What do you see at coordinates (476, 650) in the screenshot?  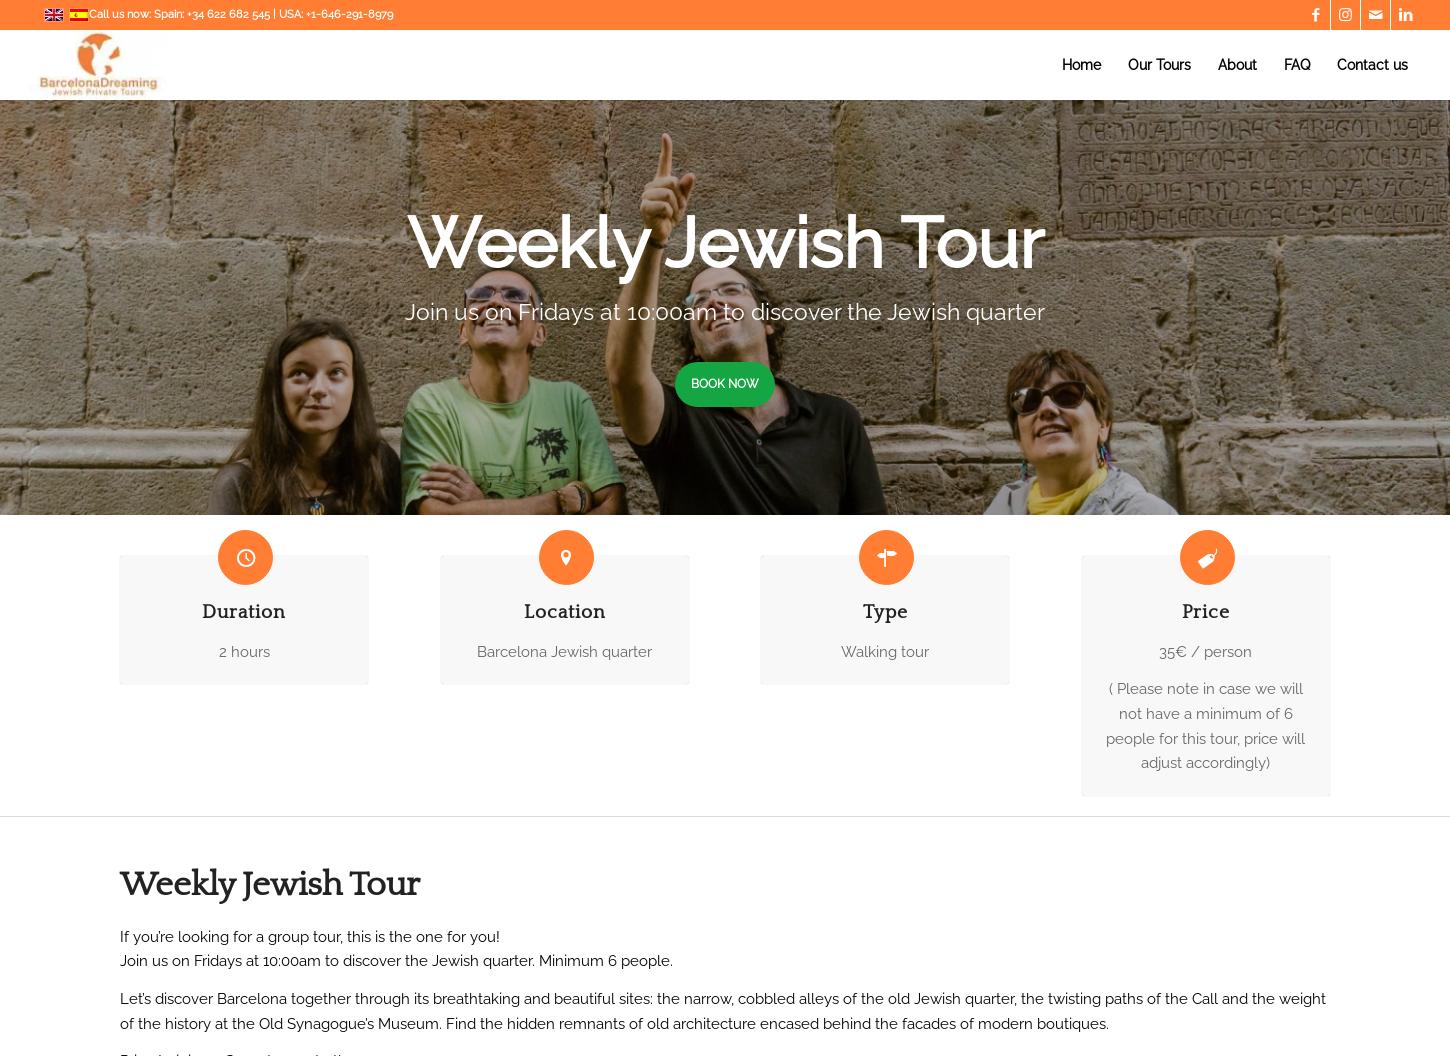 I see `'Barcelona Jewish quarter'` at bounding box center [476, 650].